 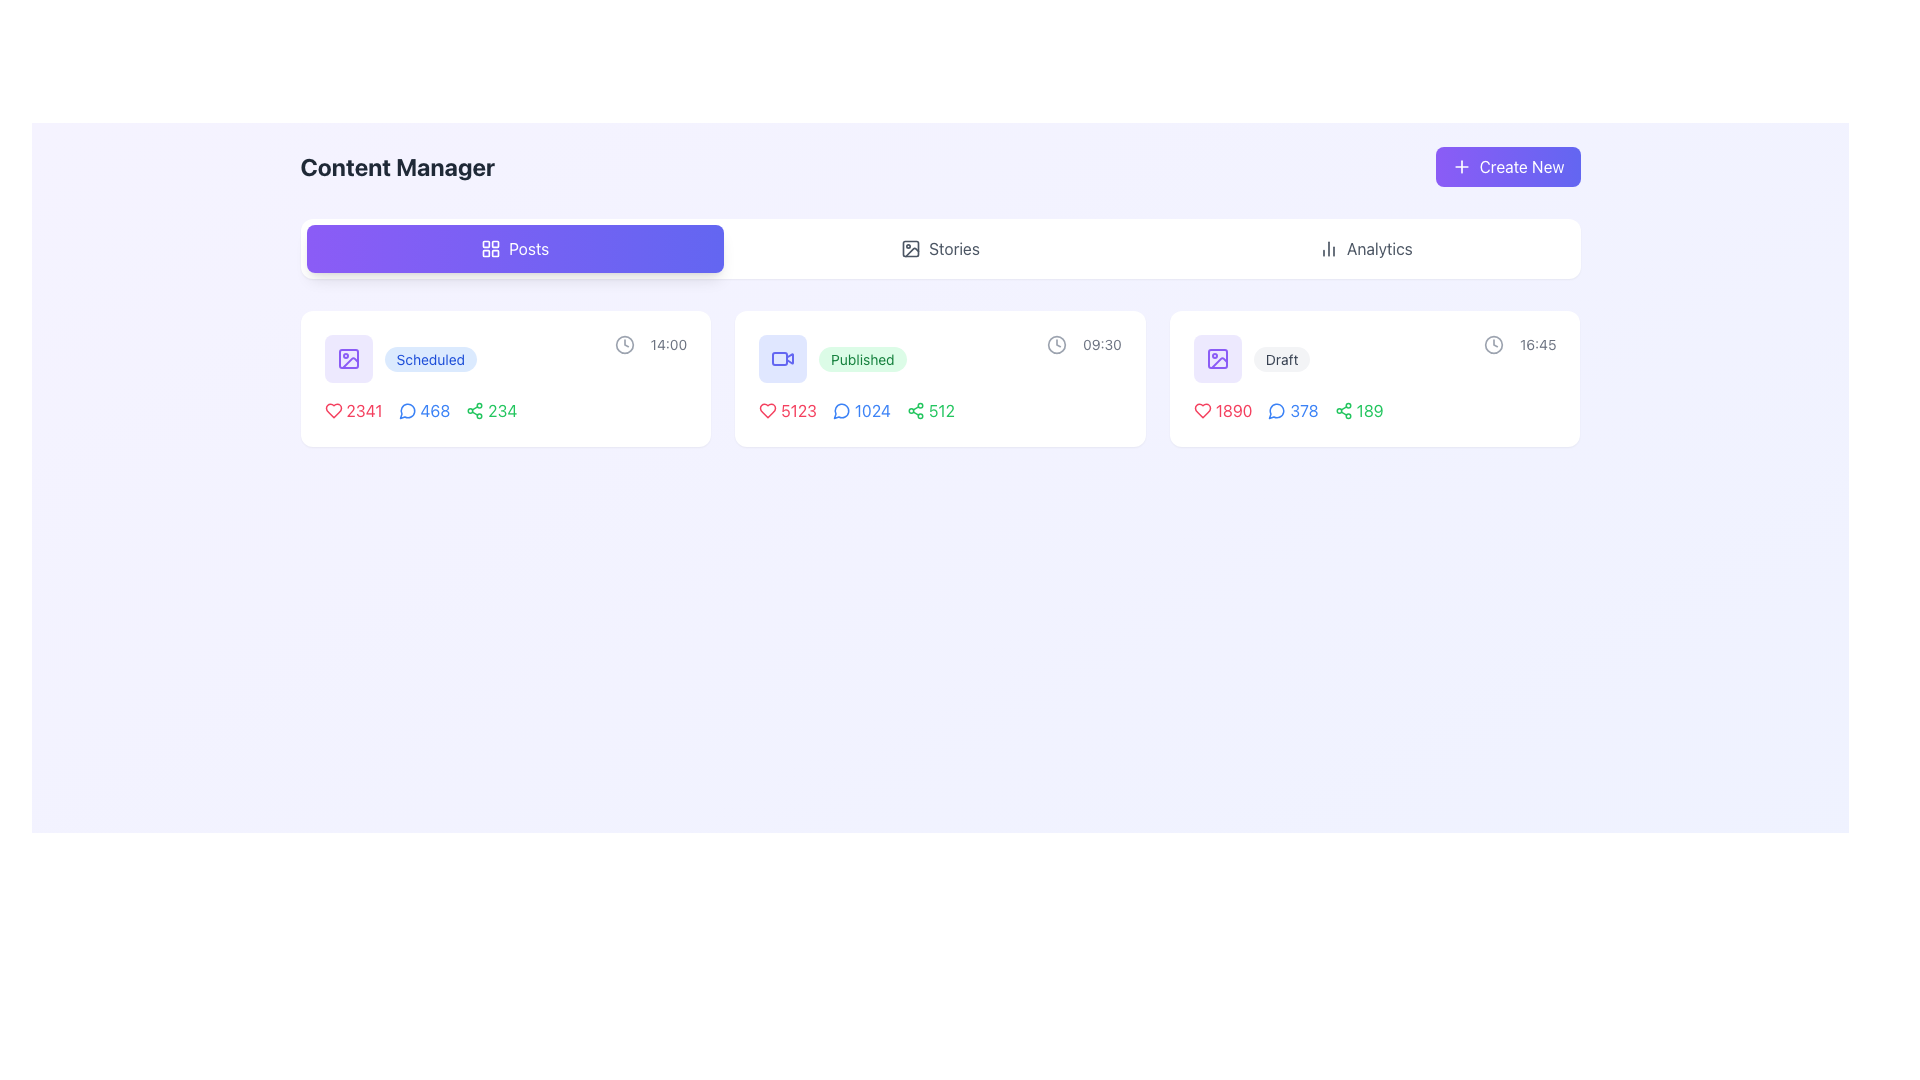 I want to click on the video icon, which is represented by a rounded rectangle containing a purple play button graphic, located in the second card of a horizontal list of three cards, so click(x=782, y=357).